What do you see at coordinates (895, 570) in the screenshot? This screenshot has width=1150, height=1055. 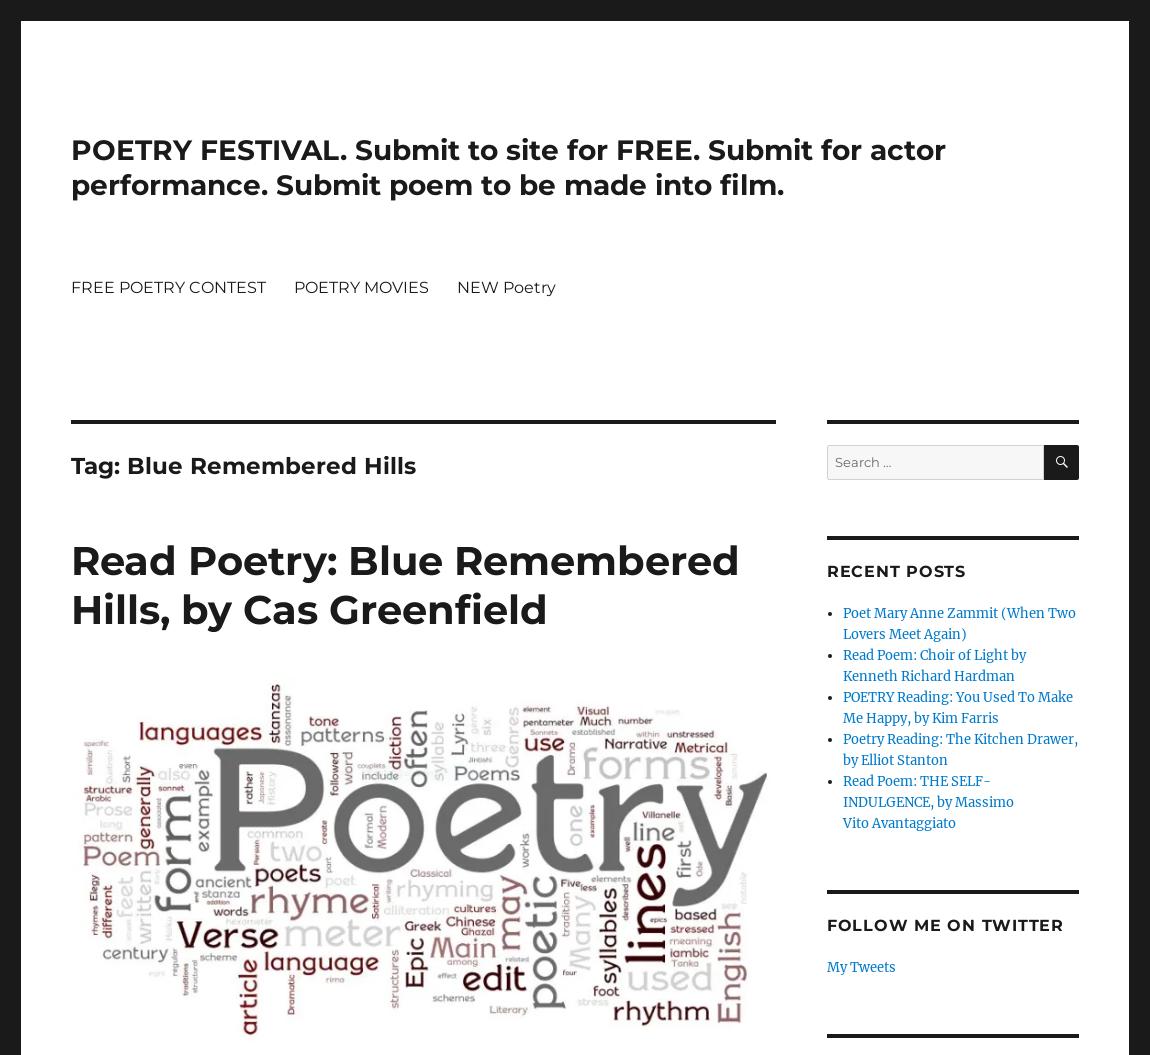 I see `'Recent Posts'` at bounding box center [895, 570].